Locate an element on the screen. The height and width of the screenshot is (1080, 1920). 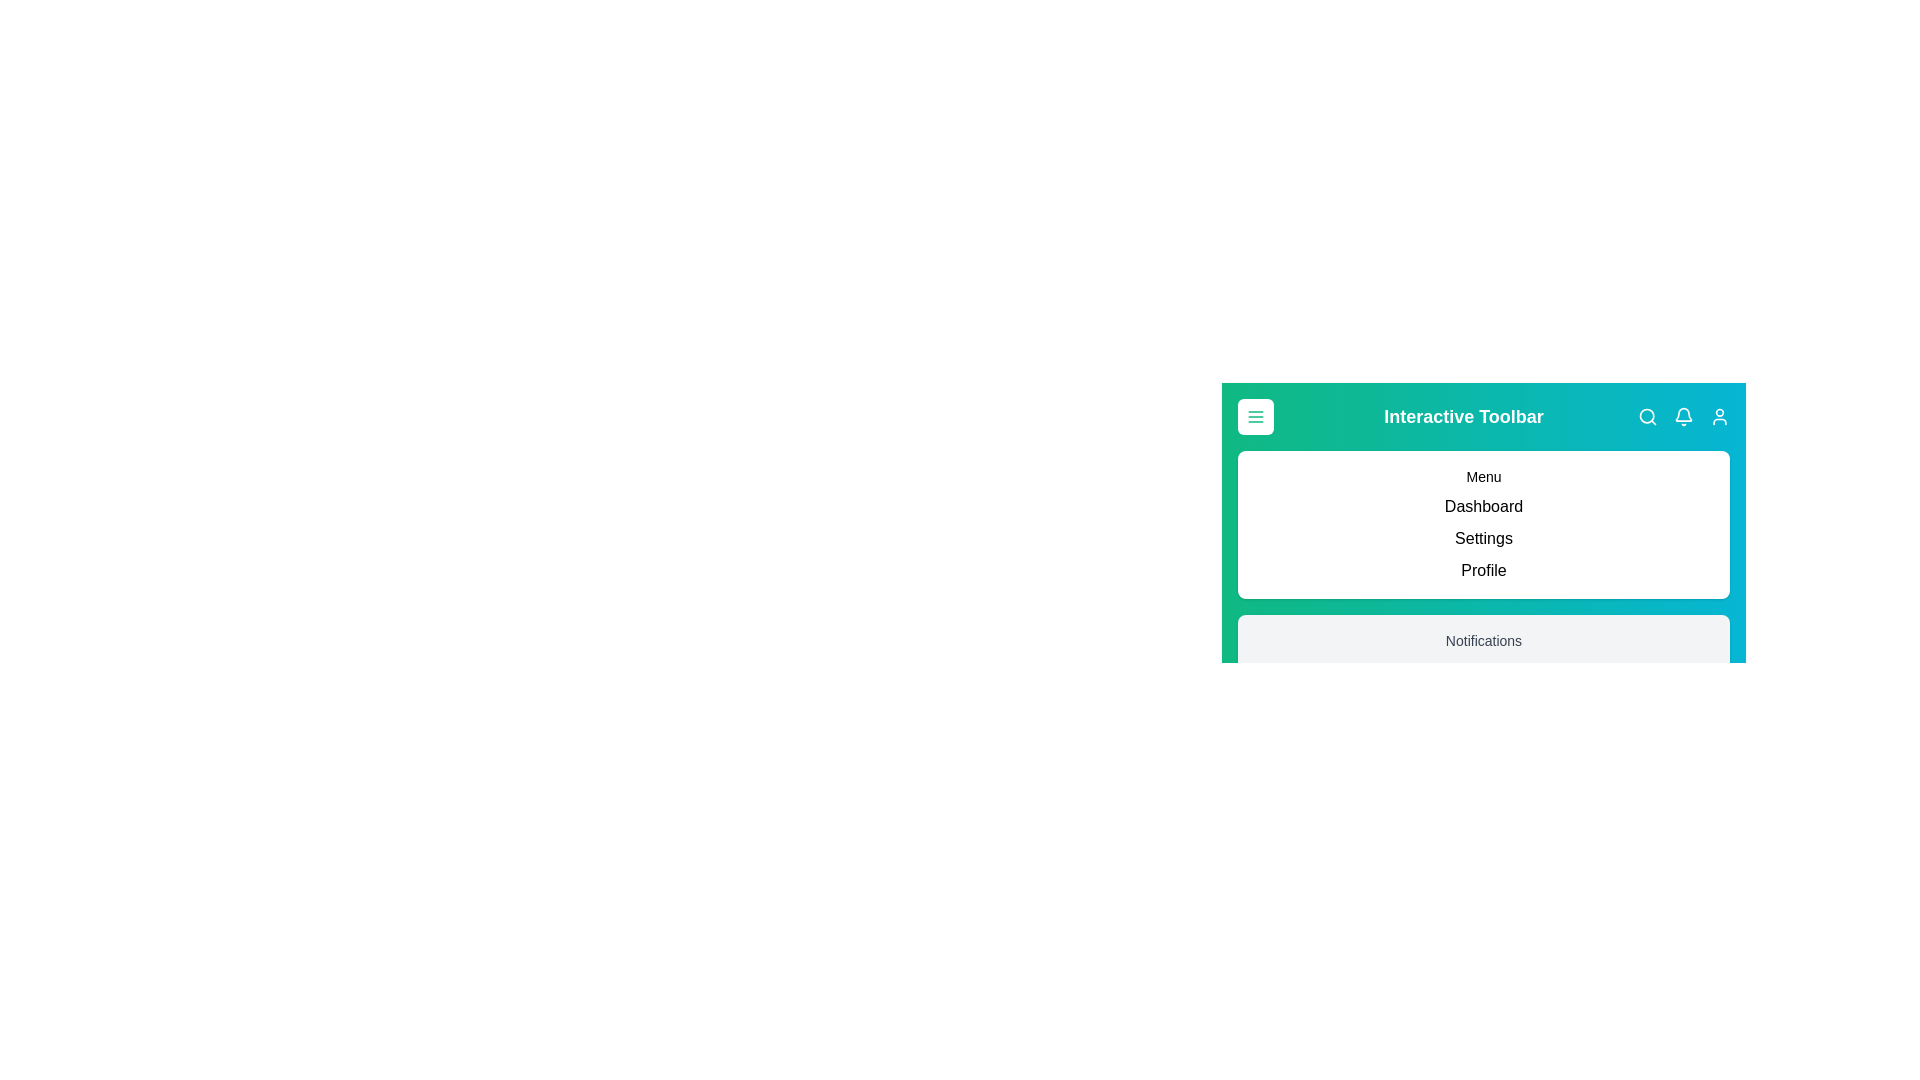
the search icon in the toolbar is located at coordinates (1647, 415).